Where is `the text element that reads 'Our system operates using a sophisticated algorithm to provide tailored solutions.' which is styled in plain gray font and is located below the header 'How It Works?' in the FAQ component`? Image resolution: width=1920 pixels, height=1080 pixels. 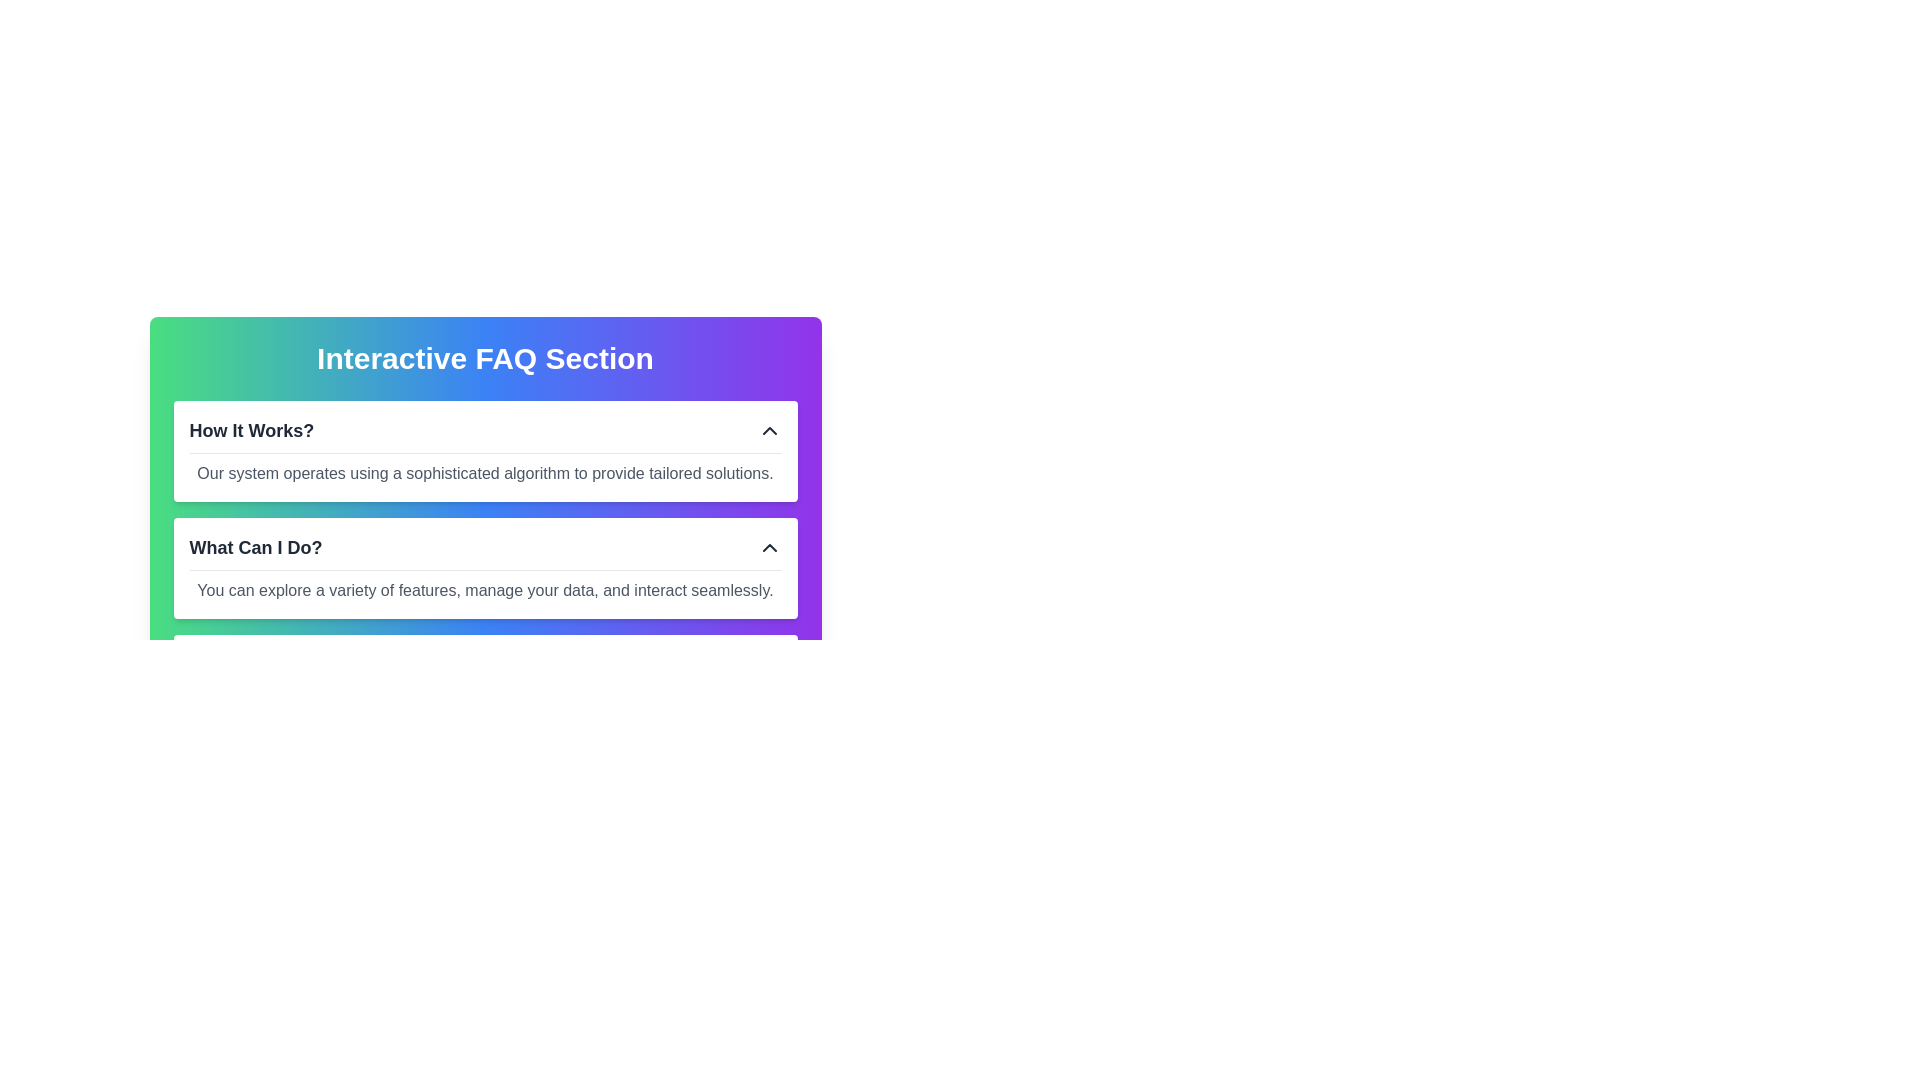 the text element that reads 'Our system operates using a sophisticated algorithm to provide tailored solutions.' which is styled in plain gray font and is located below the header 'How It Works?' in the FAQ component is located at coordinates (485, 470).